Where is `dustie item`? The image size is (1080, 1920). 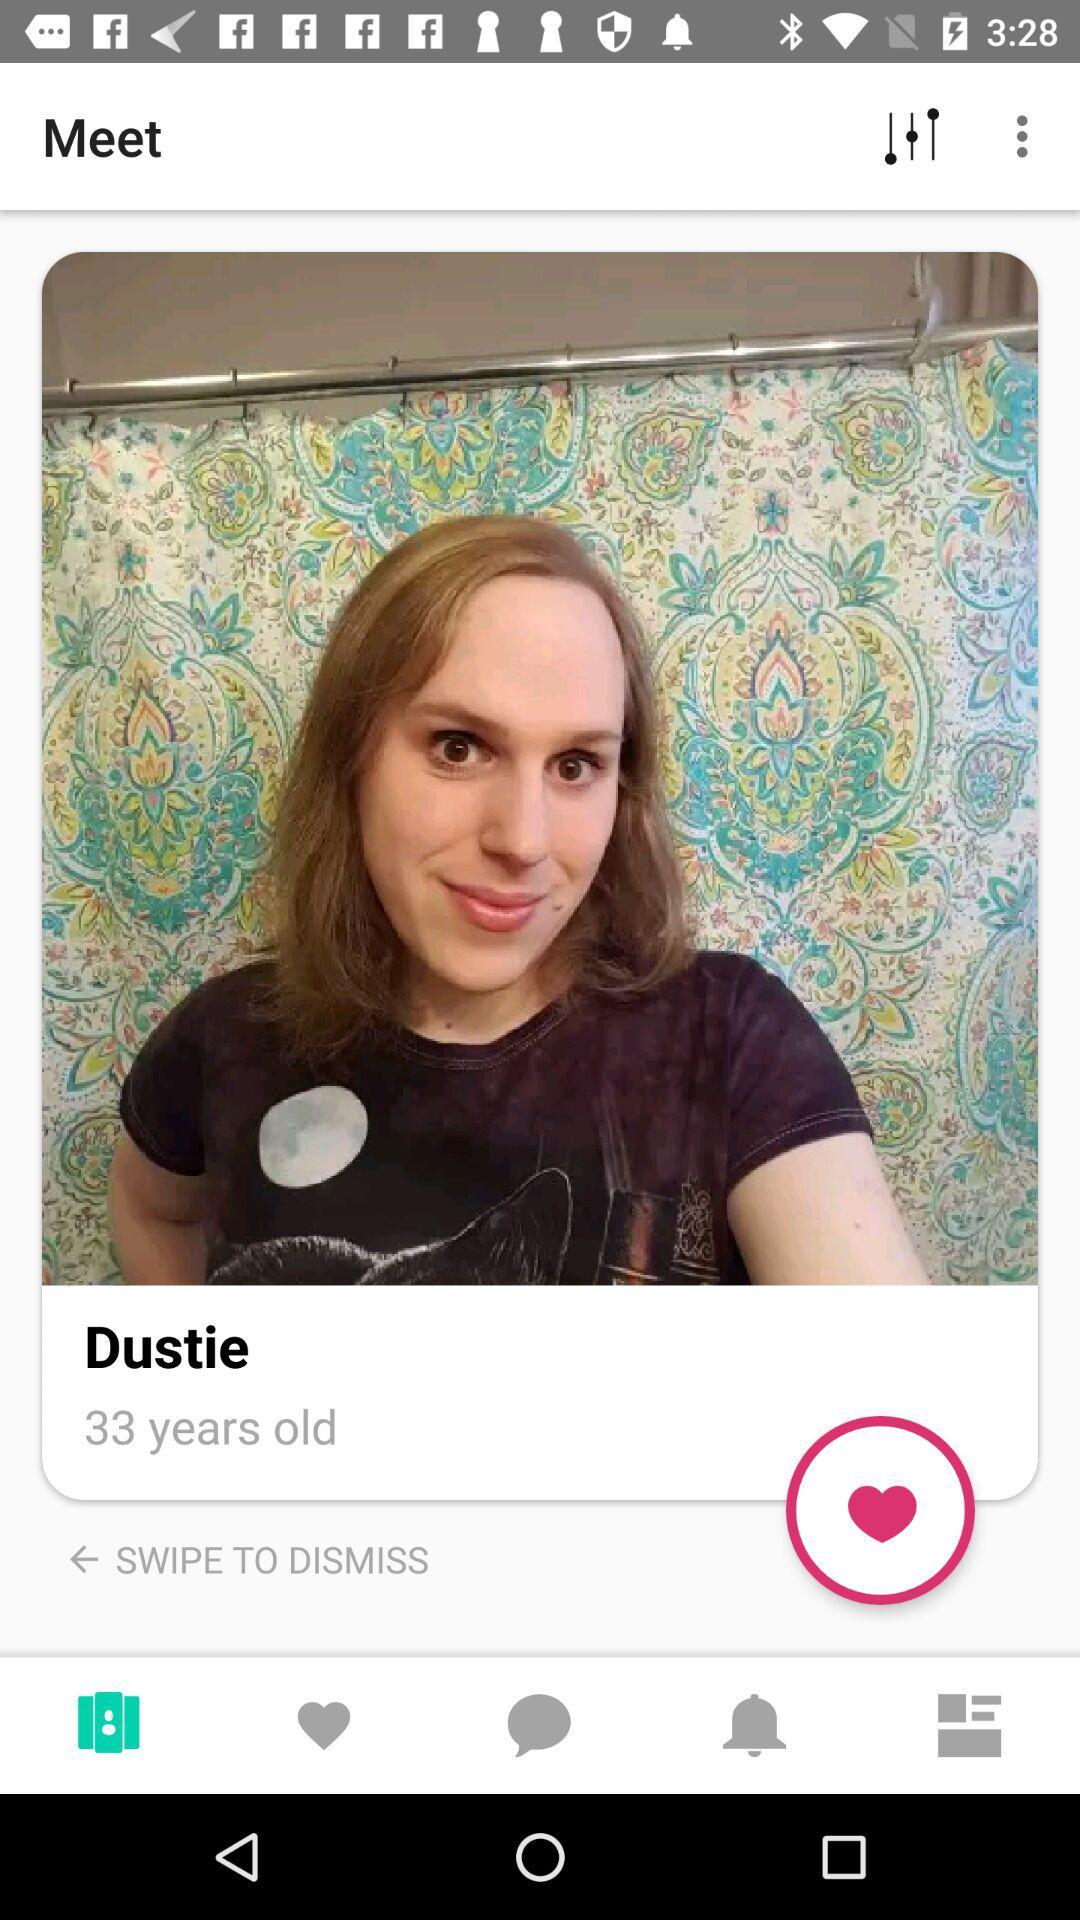
dustie item is located at coordinates (165, 1345).